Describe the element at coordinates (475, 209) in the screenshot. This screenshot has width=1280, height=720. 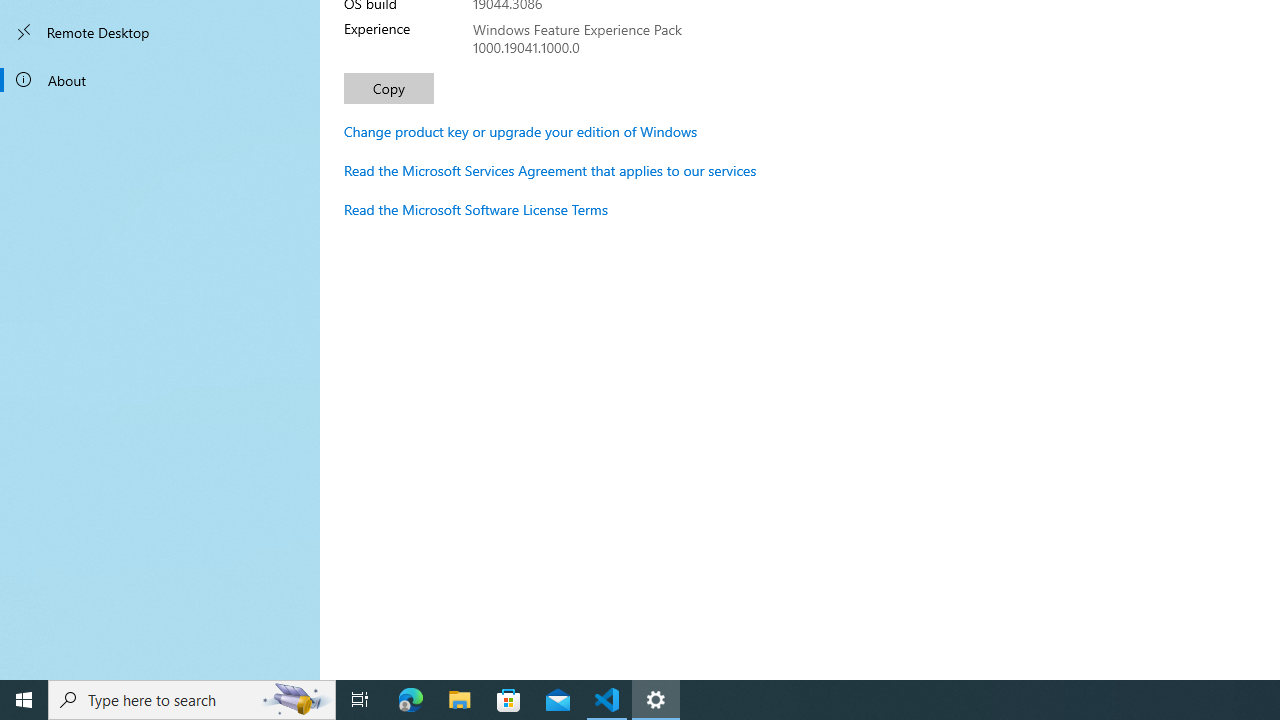
I see `'Read the Microsoft Software License Terms'` at that location.